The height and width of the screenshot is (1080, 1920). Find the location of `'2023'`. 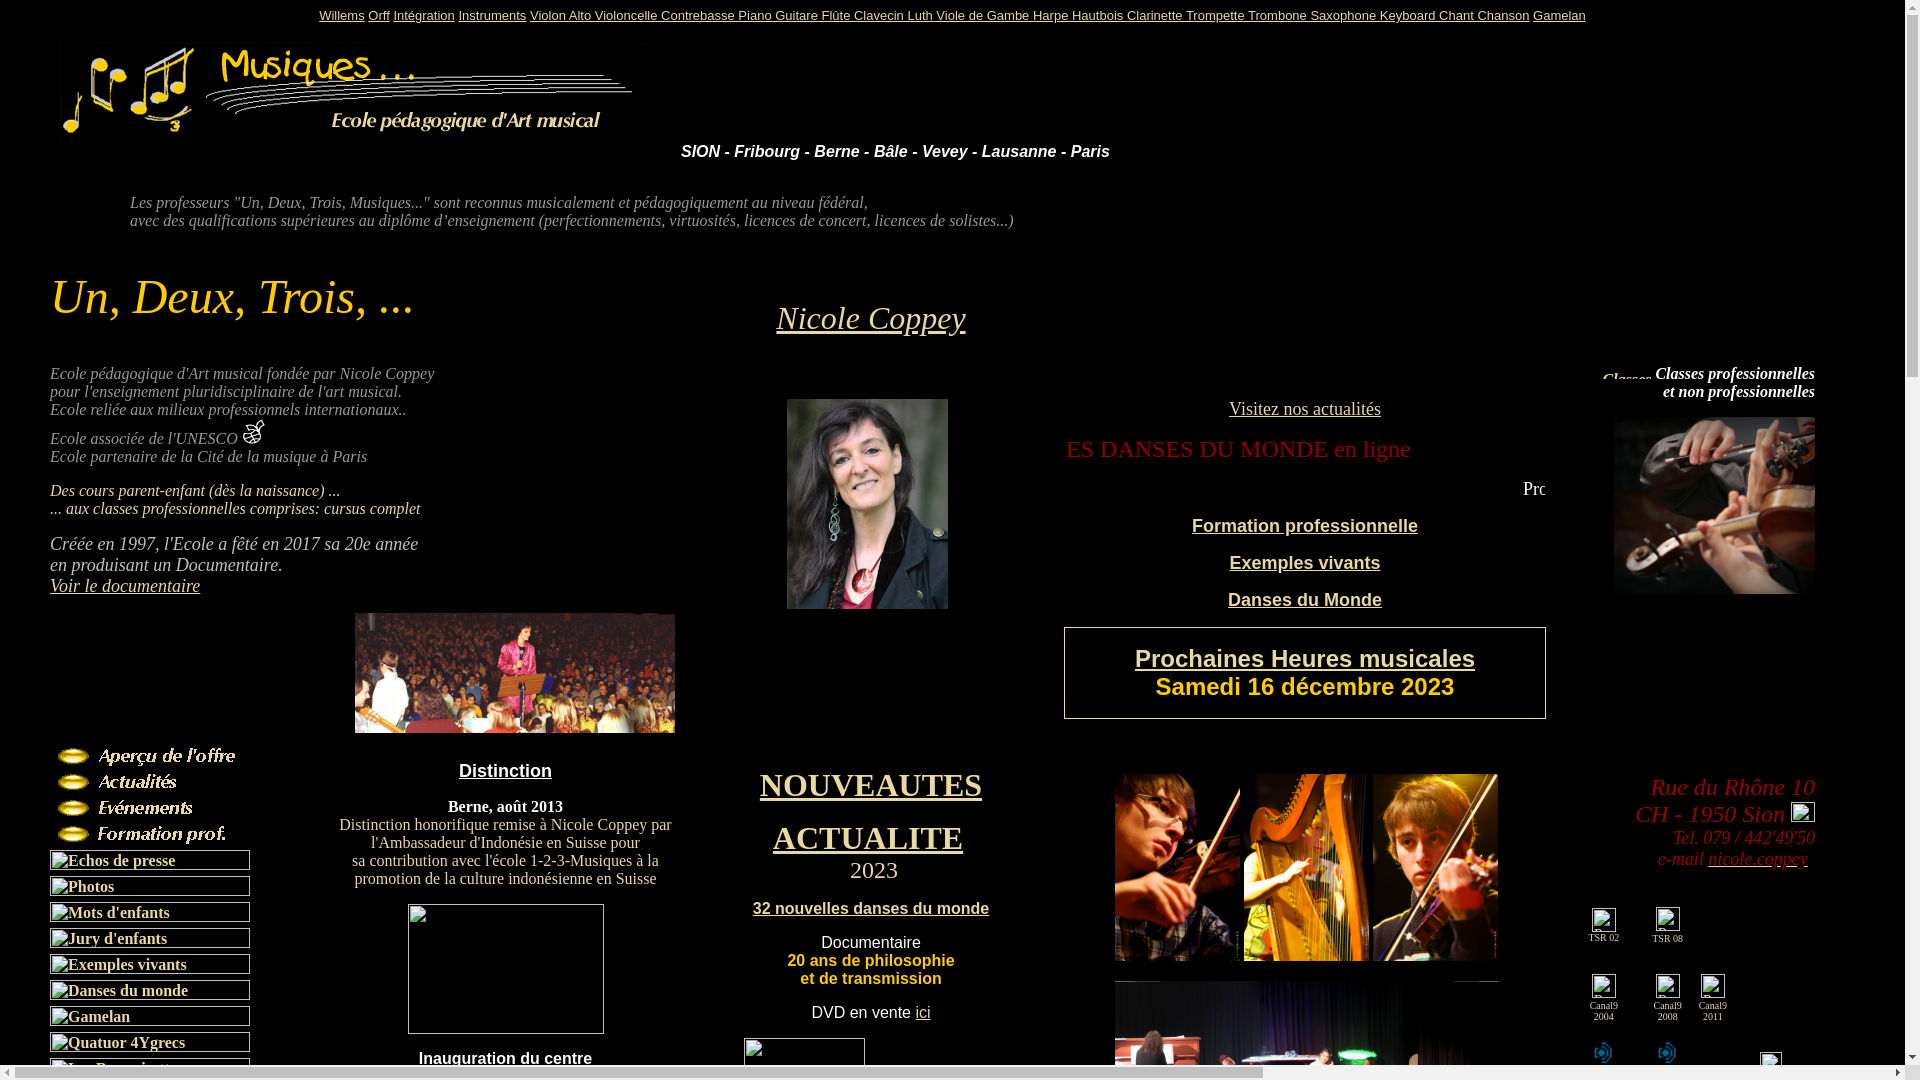

'2023' is located at coordinates (873, 871).